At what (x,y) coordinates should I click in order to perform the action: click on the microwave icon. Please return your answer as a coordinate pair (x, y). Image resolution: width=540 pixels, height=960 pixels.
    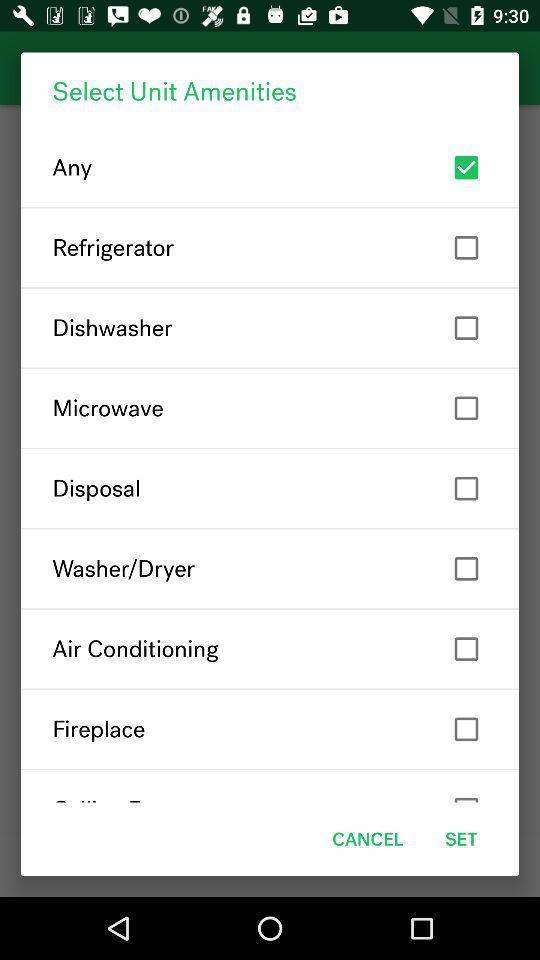
    Looking at the image, I should click on (270, 407).